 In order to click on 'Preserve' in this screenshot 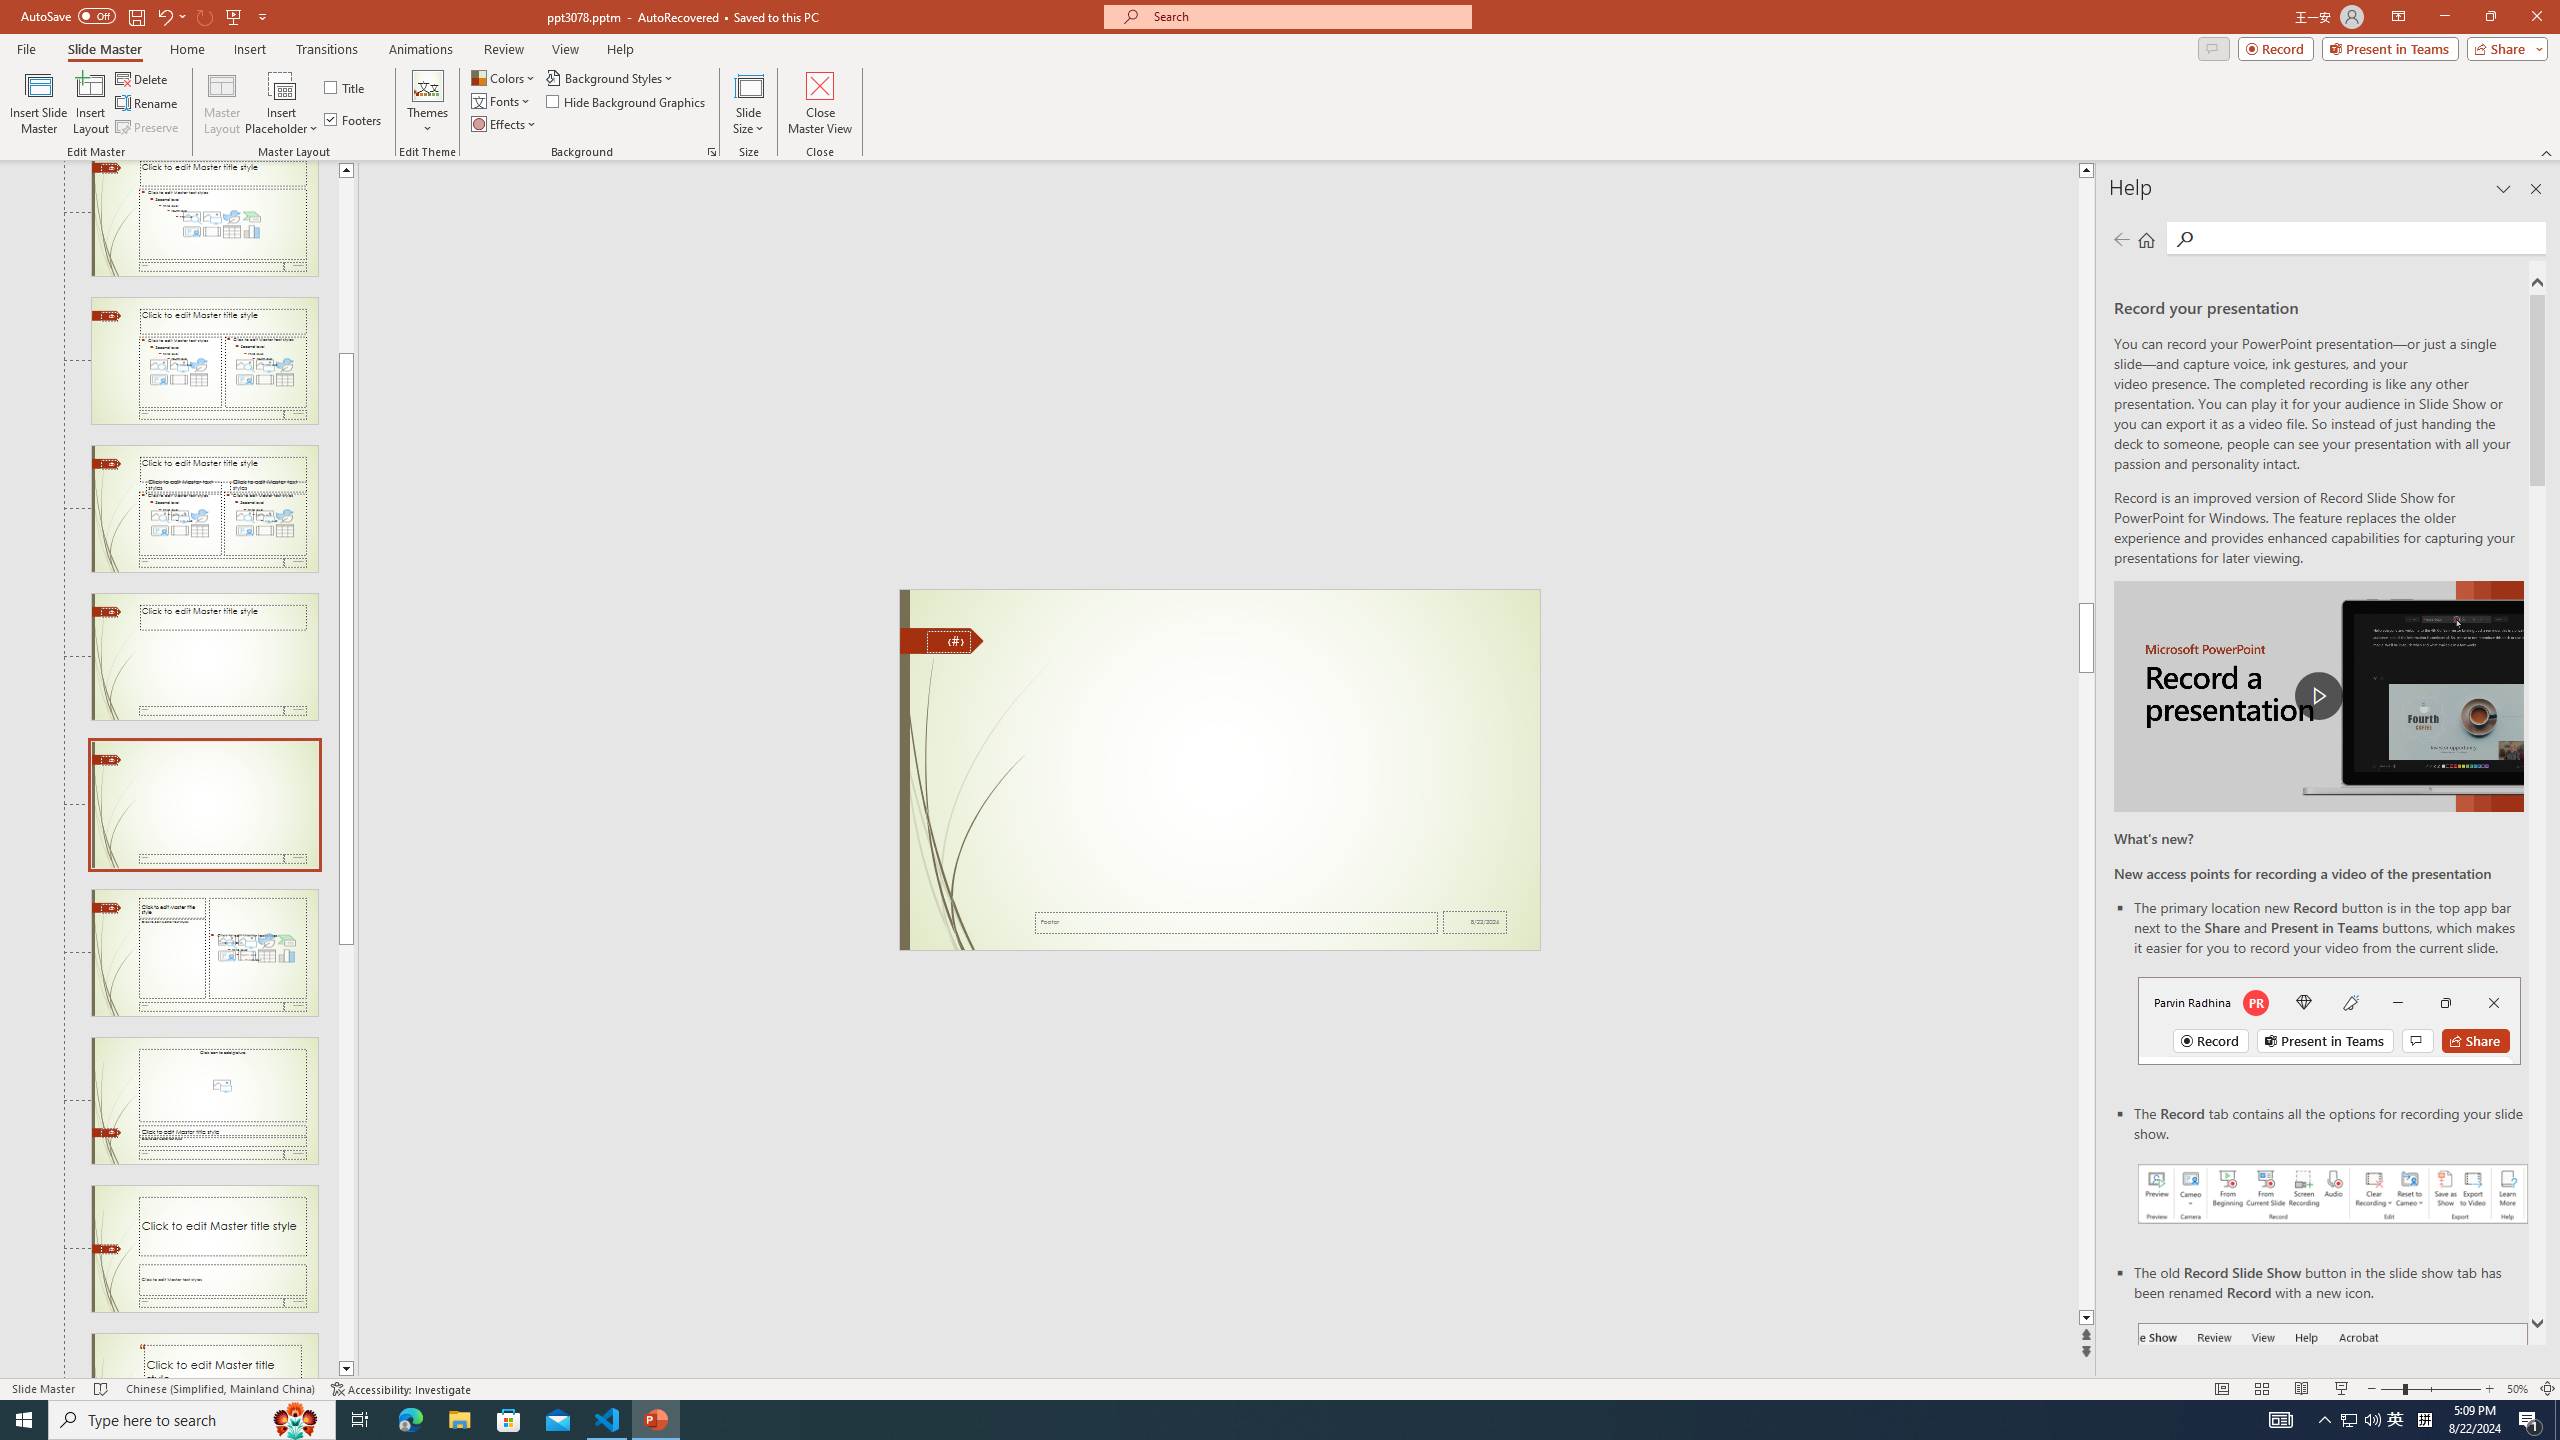, I will do `click(147, 127)`.